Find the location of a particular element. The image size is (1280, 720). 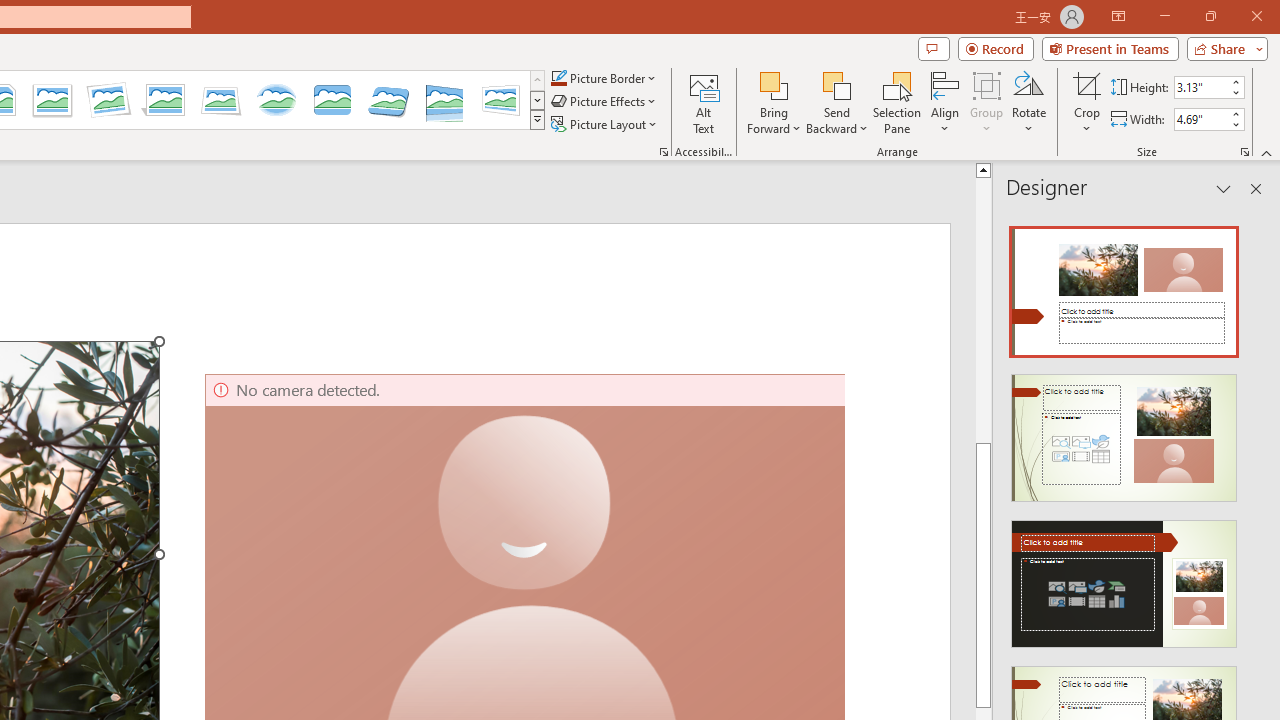

'Shape Width' is located at coordinates (1200, 119).